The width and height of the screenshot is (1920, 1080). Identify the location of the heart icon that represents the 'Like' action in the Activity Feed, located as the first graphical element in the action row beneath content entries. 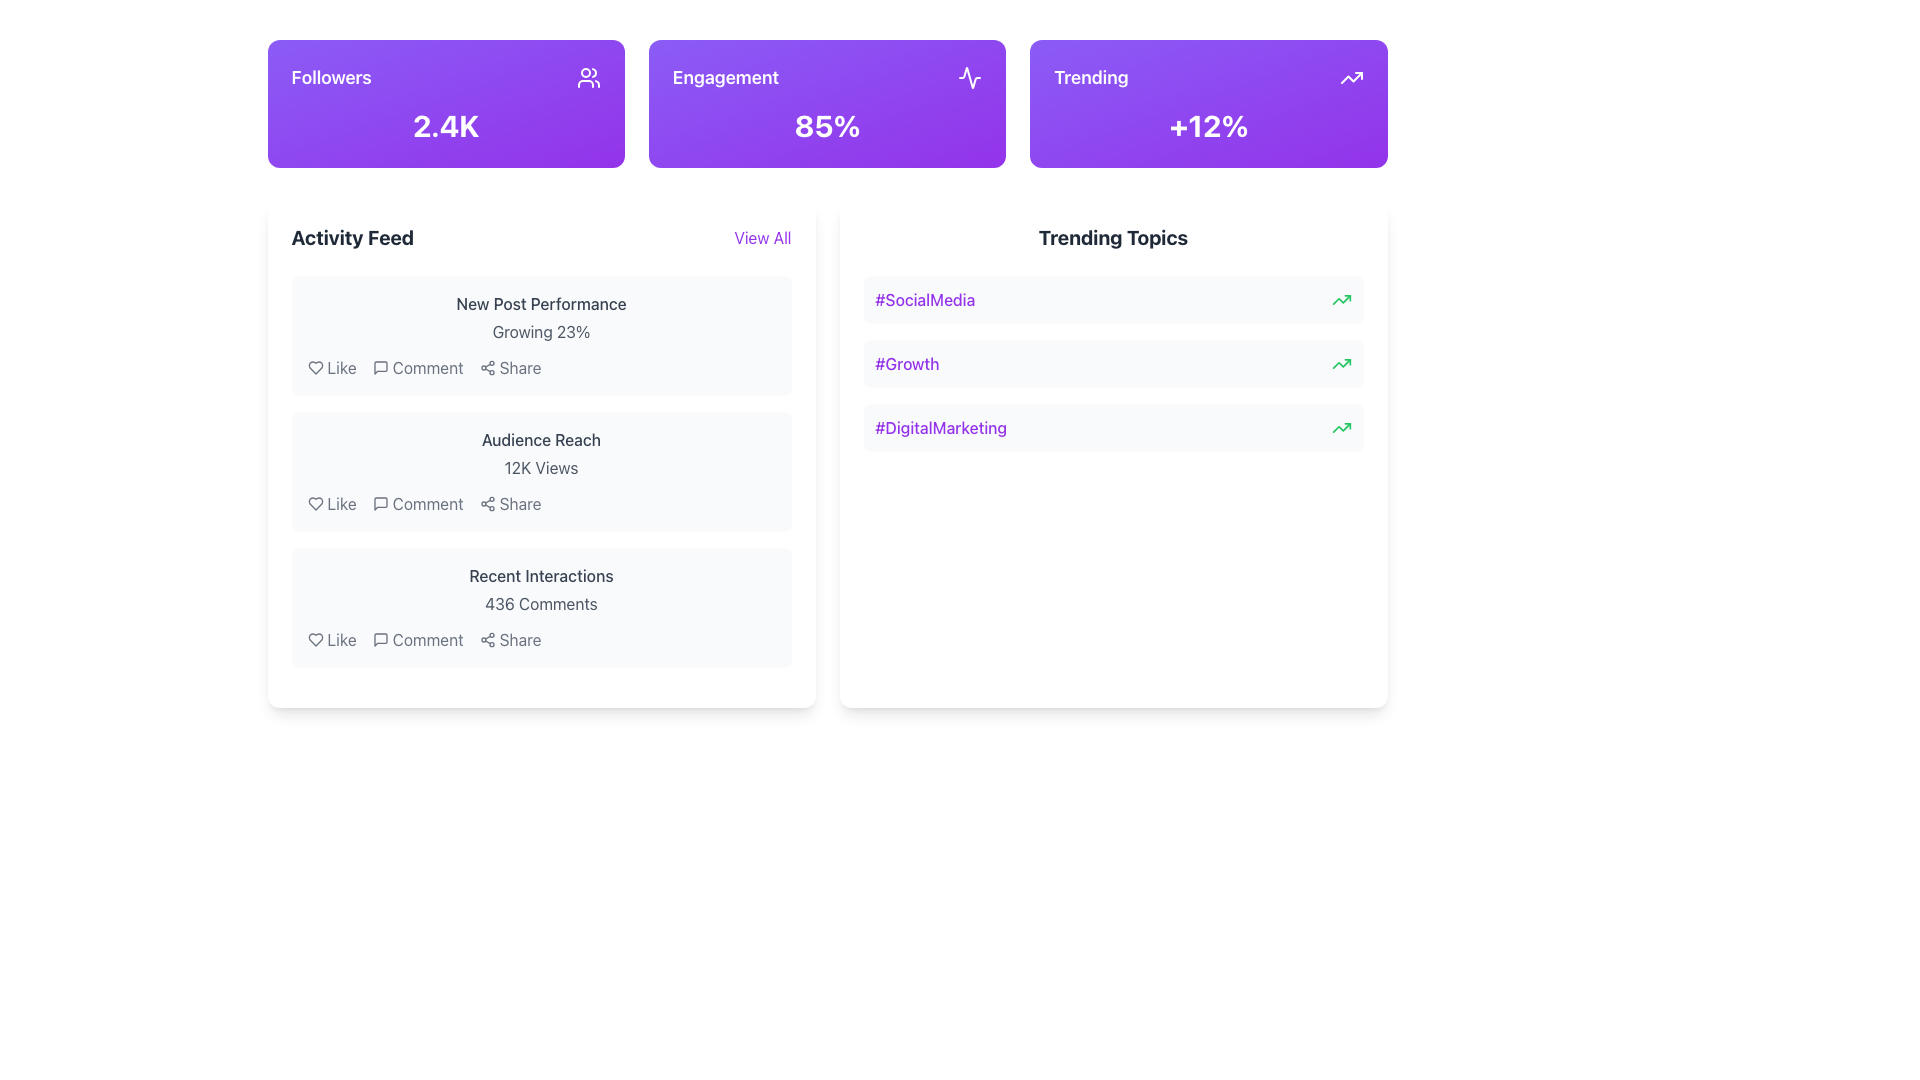
(314, 367).